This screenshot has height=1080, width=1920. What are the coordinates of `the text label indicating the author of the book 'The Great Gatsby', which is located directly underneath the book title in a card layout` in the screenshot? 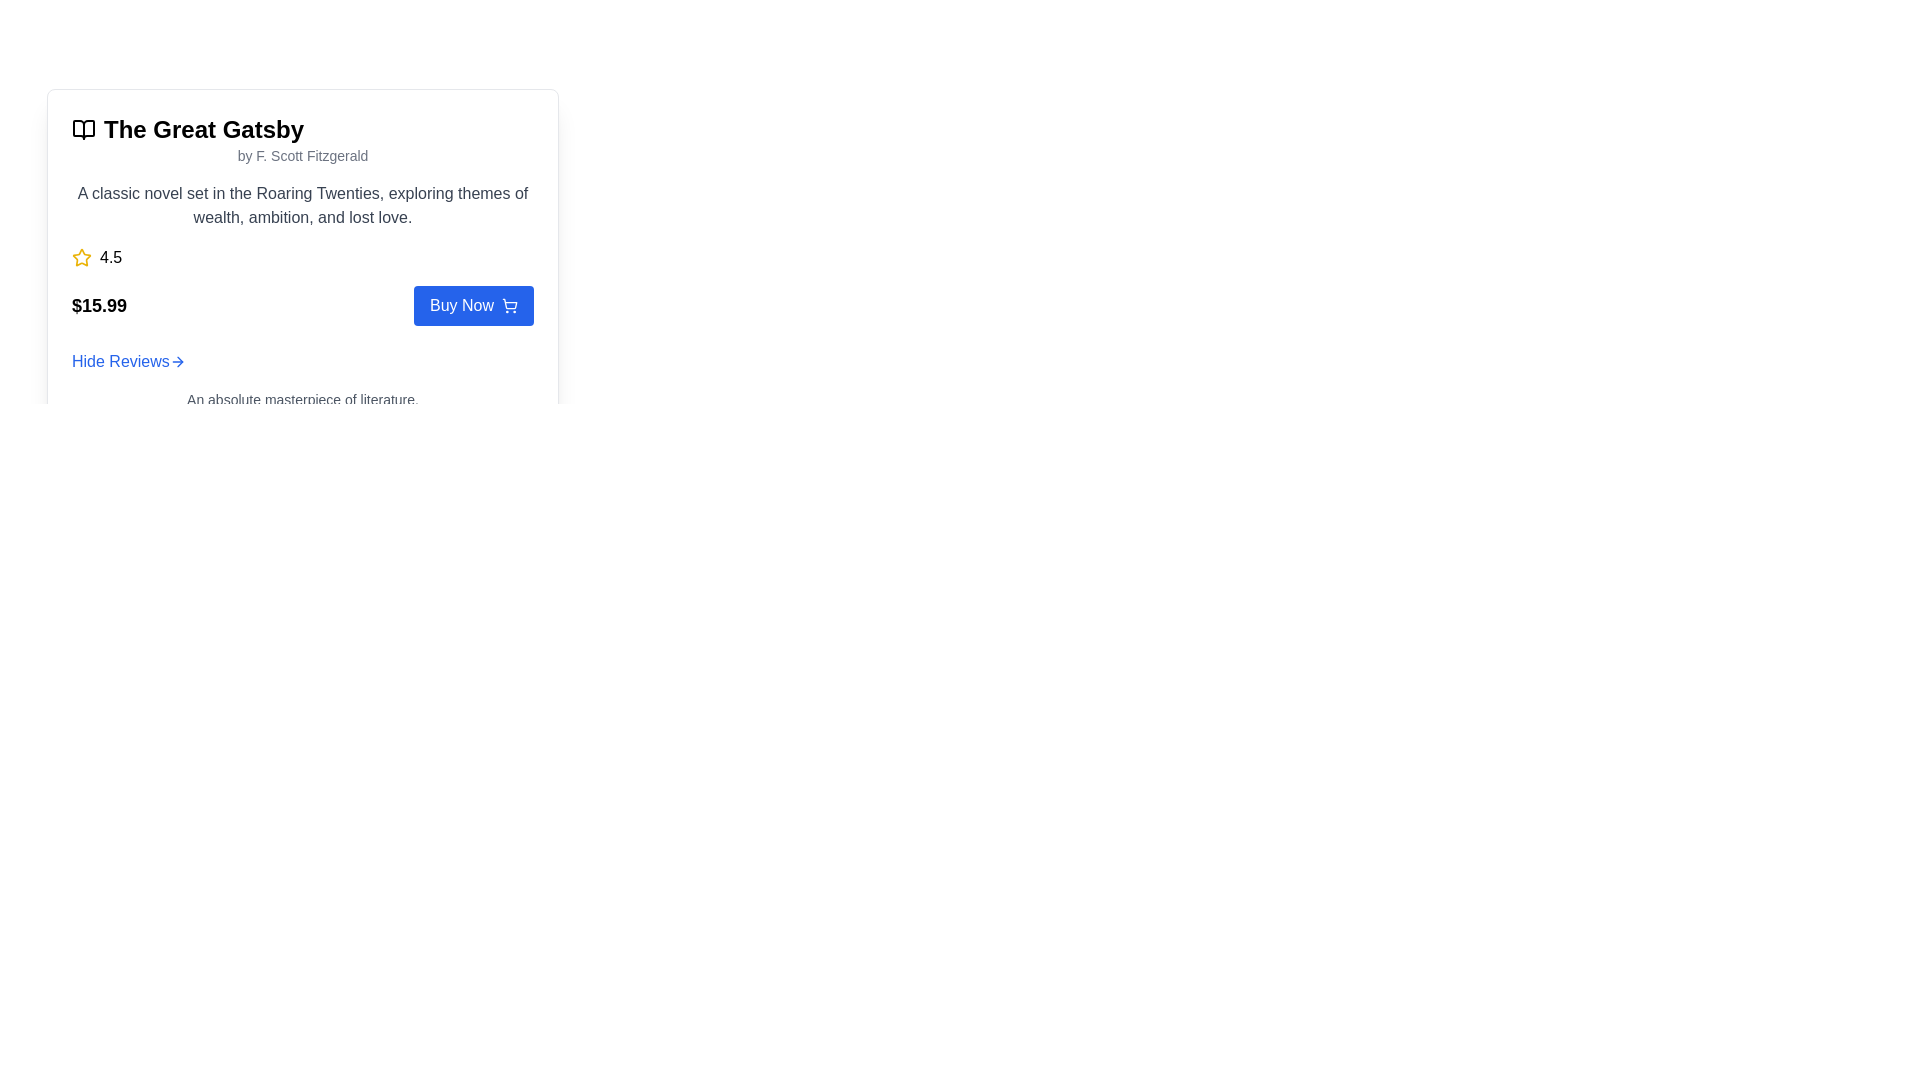 It's located at (301, 154).